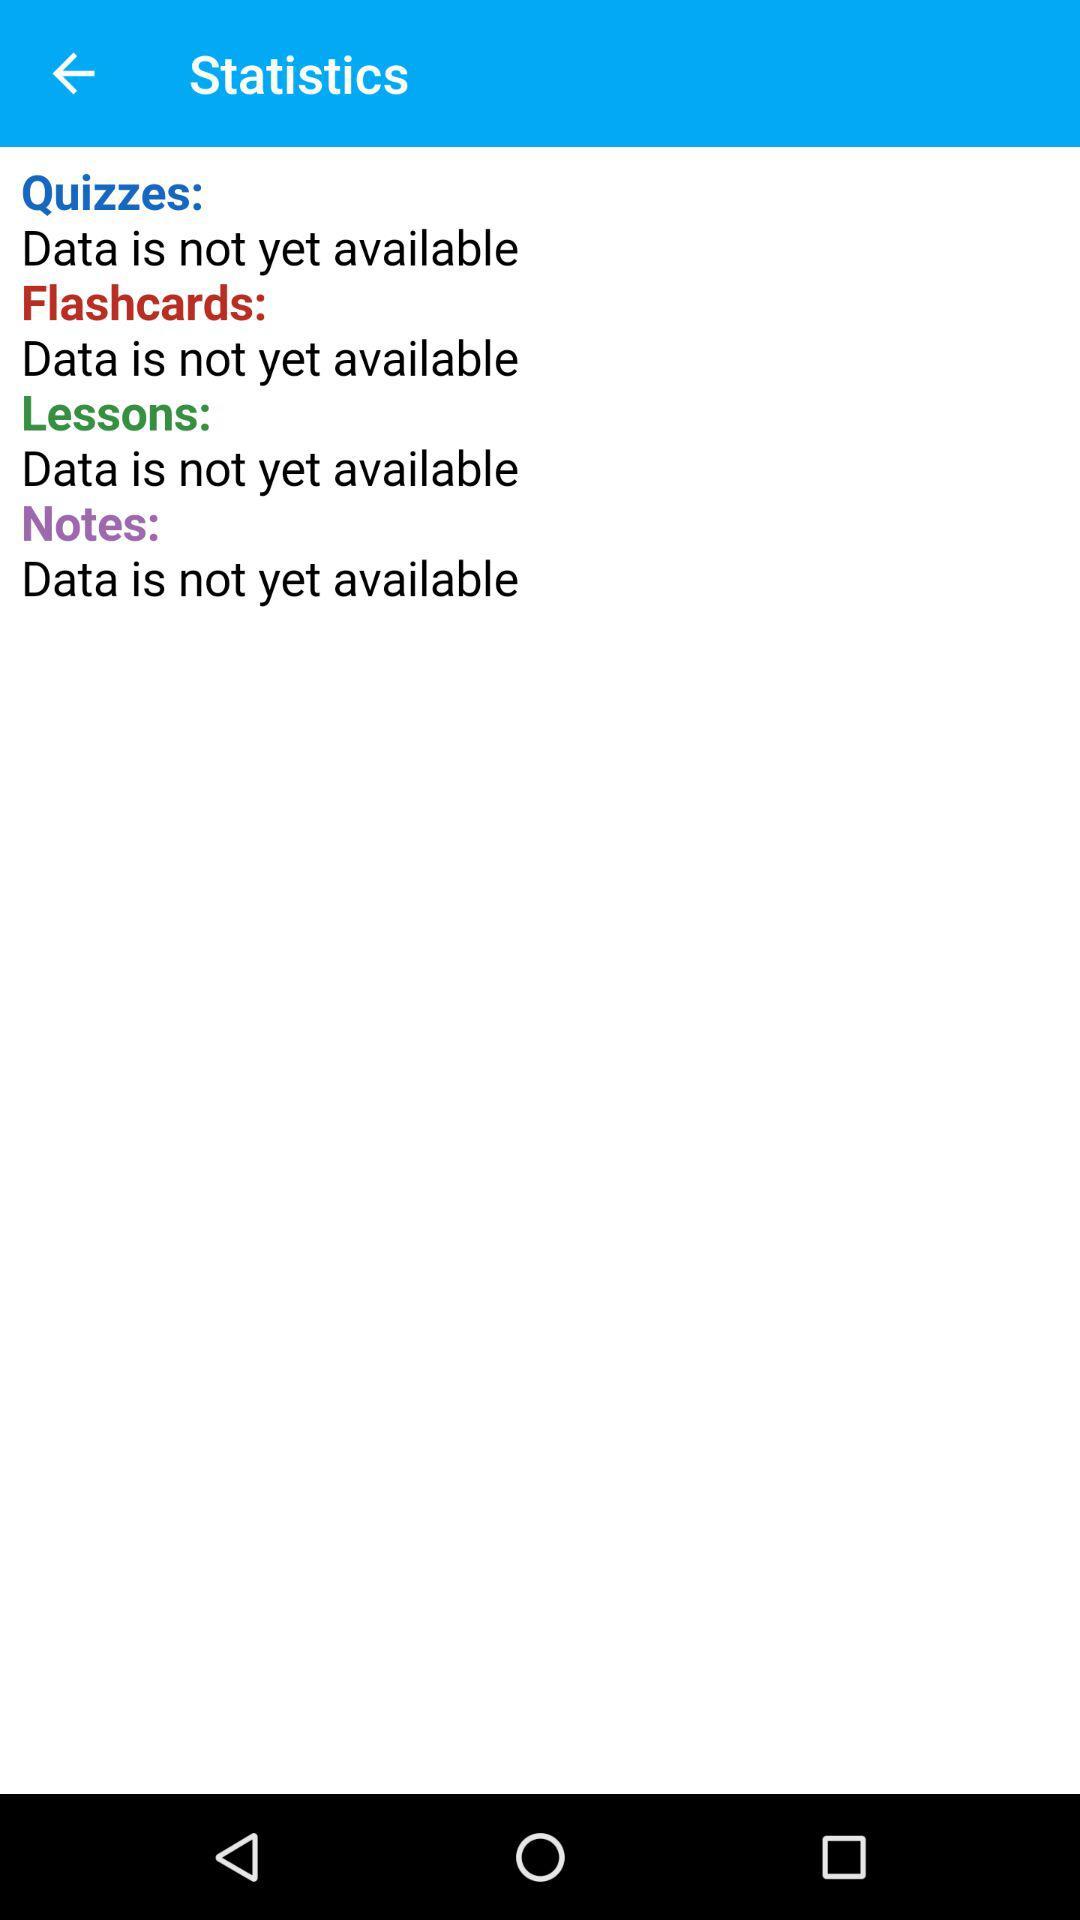 This screenshot has height=1920, width=1080. Describe the element at coordinates (540, 970) in the screenshot. I see `item at the center` at that location.